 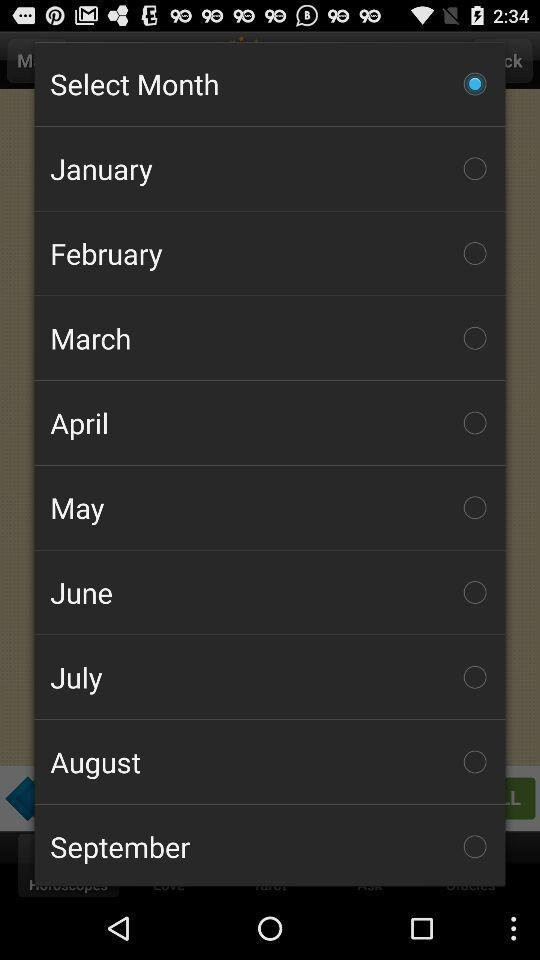 I want to click on select month icon, so click(x=270, y=84).